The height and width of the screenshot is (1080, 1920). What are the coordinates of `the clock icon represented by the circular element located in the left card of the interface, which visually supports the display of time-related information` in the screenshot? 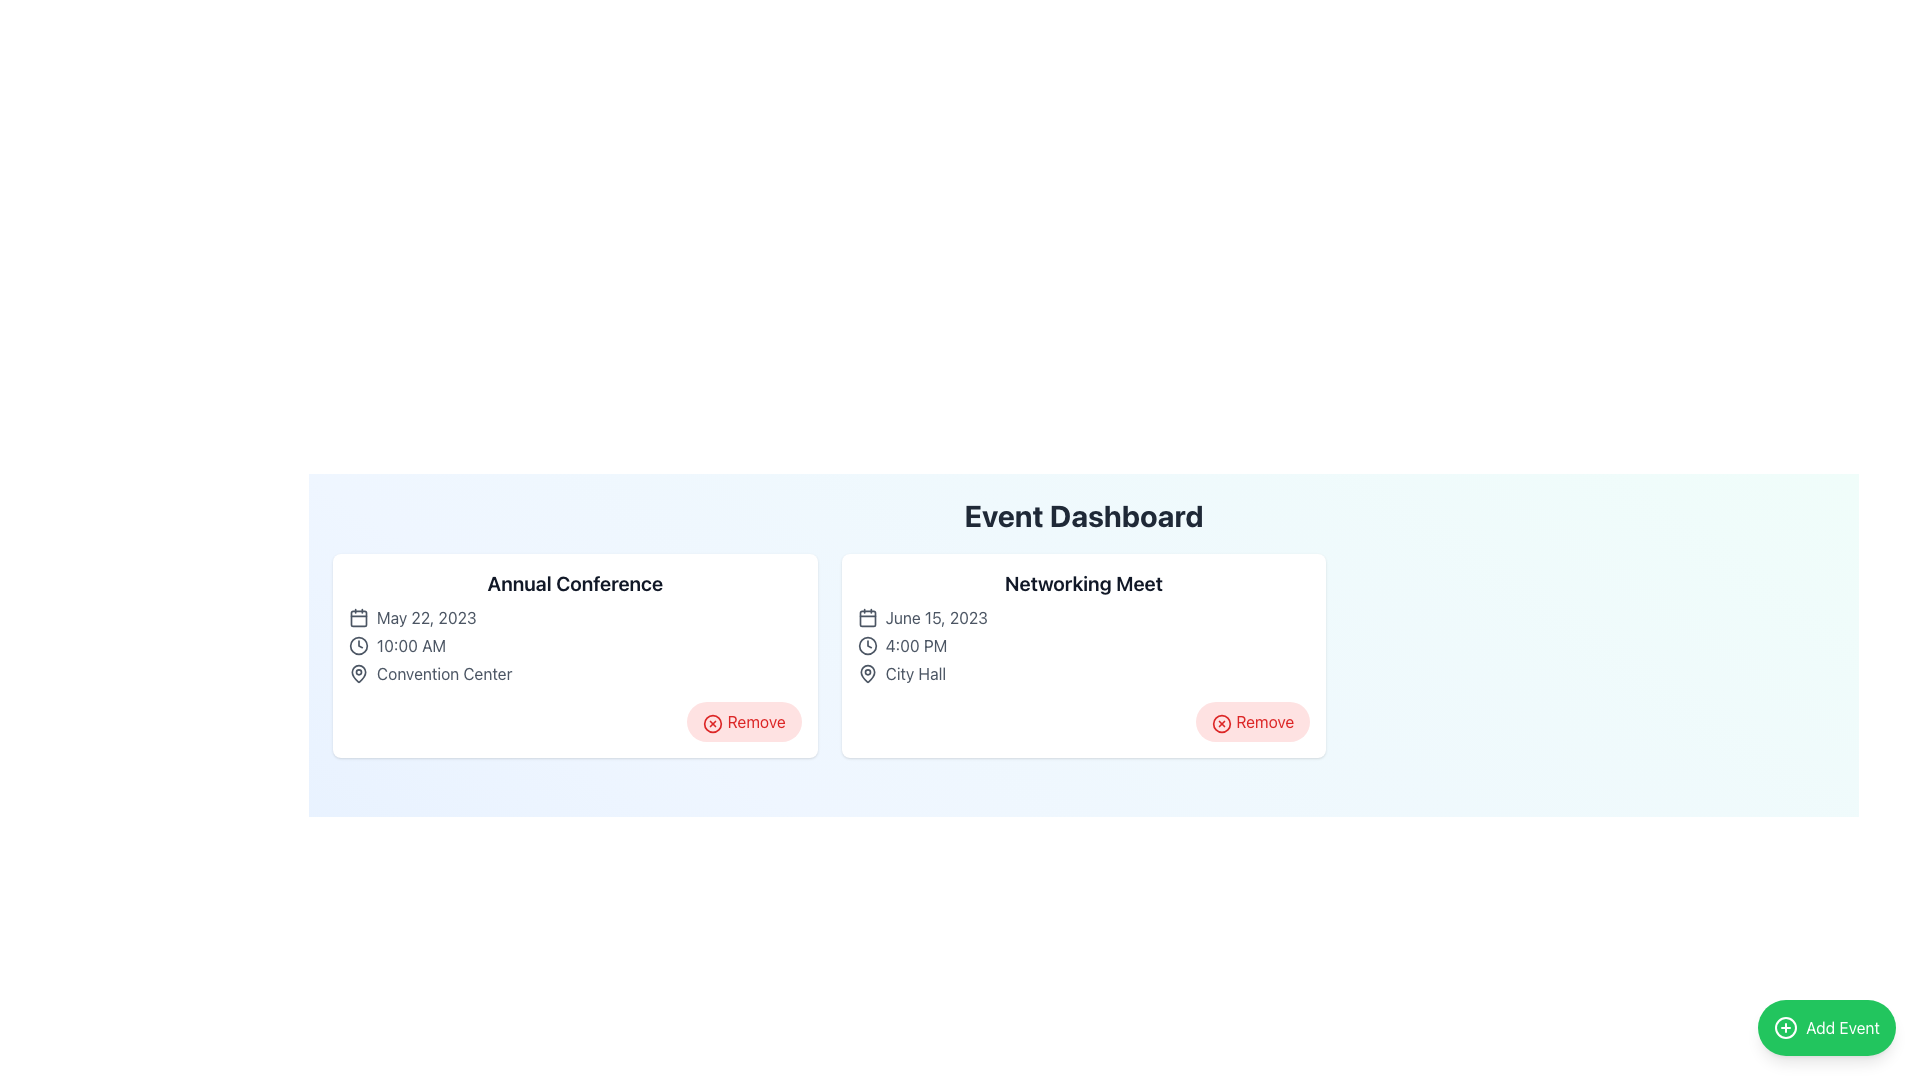 It's located at (359, 645).